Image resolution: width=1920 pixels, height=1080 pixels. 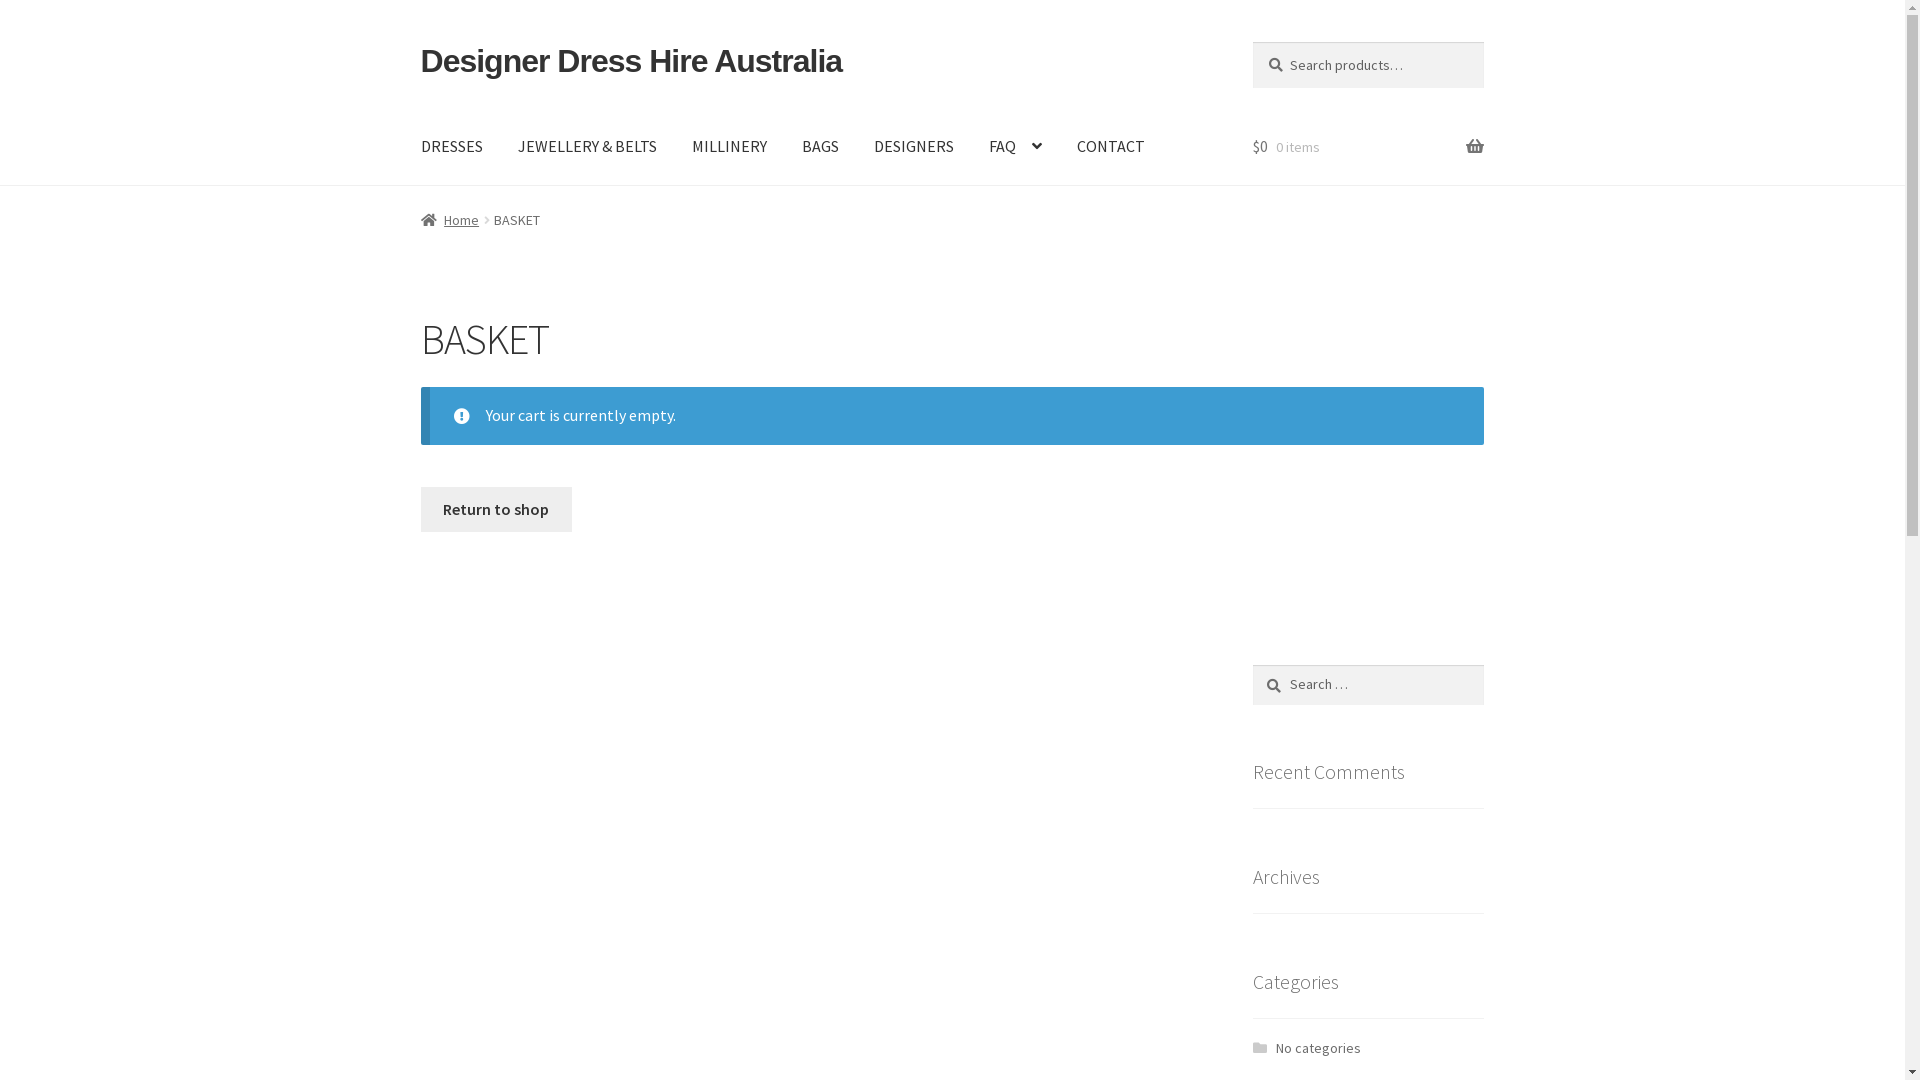 I want to click on 'Return to shop', so click(x=420, y=508).